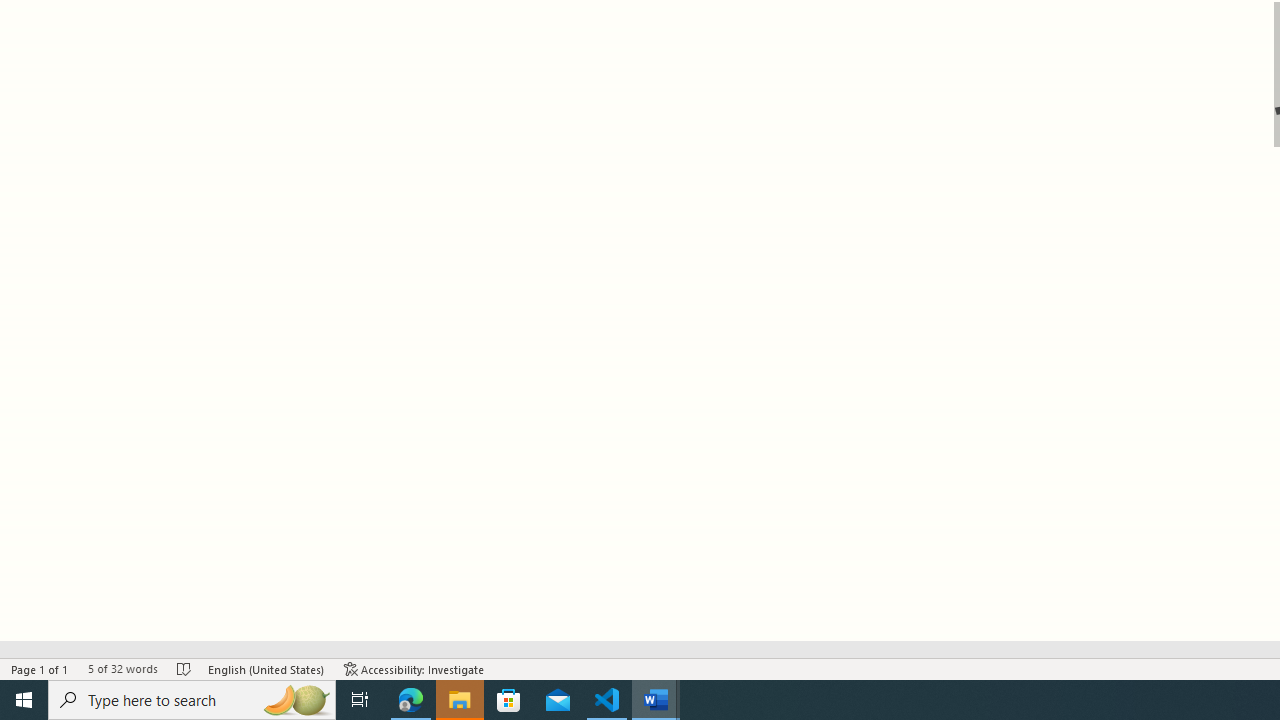 The height and width of the screenshot is (720, 1280). I want to click on 'Spelling and Grammar Check No Errors', so click(184, 669).